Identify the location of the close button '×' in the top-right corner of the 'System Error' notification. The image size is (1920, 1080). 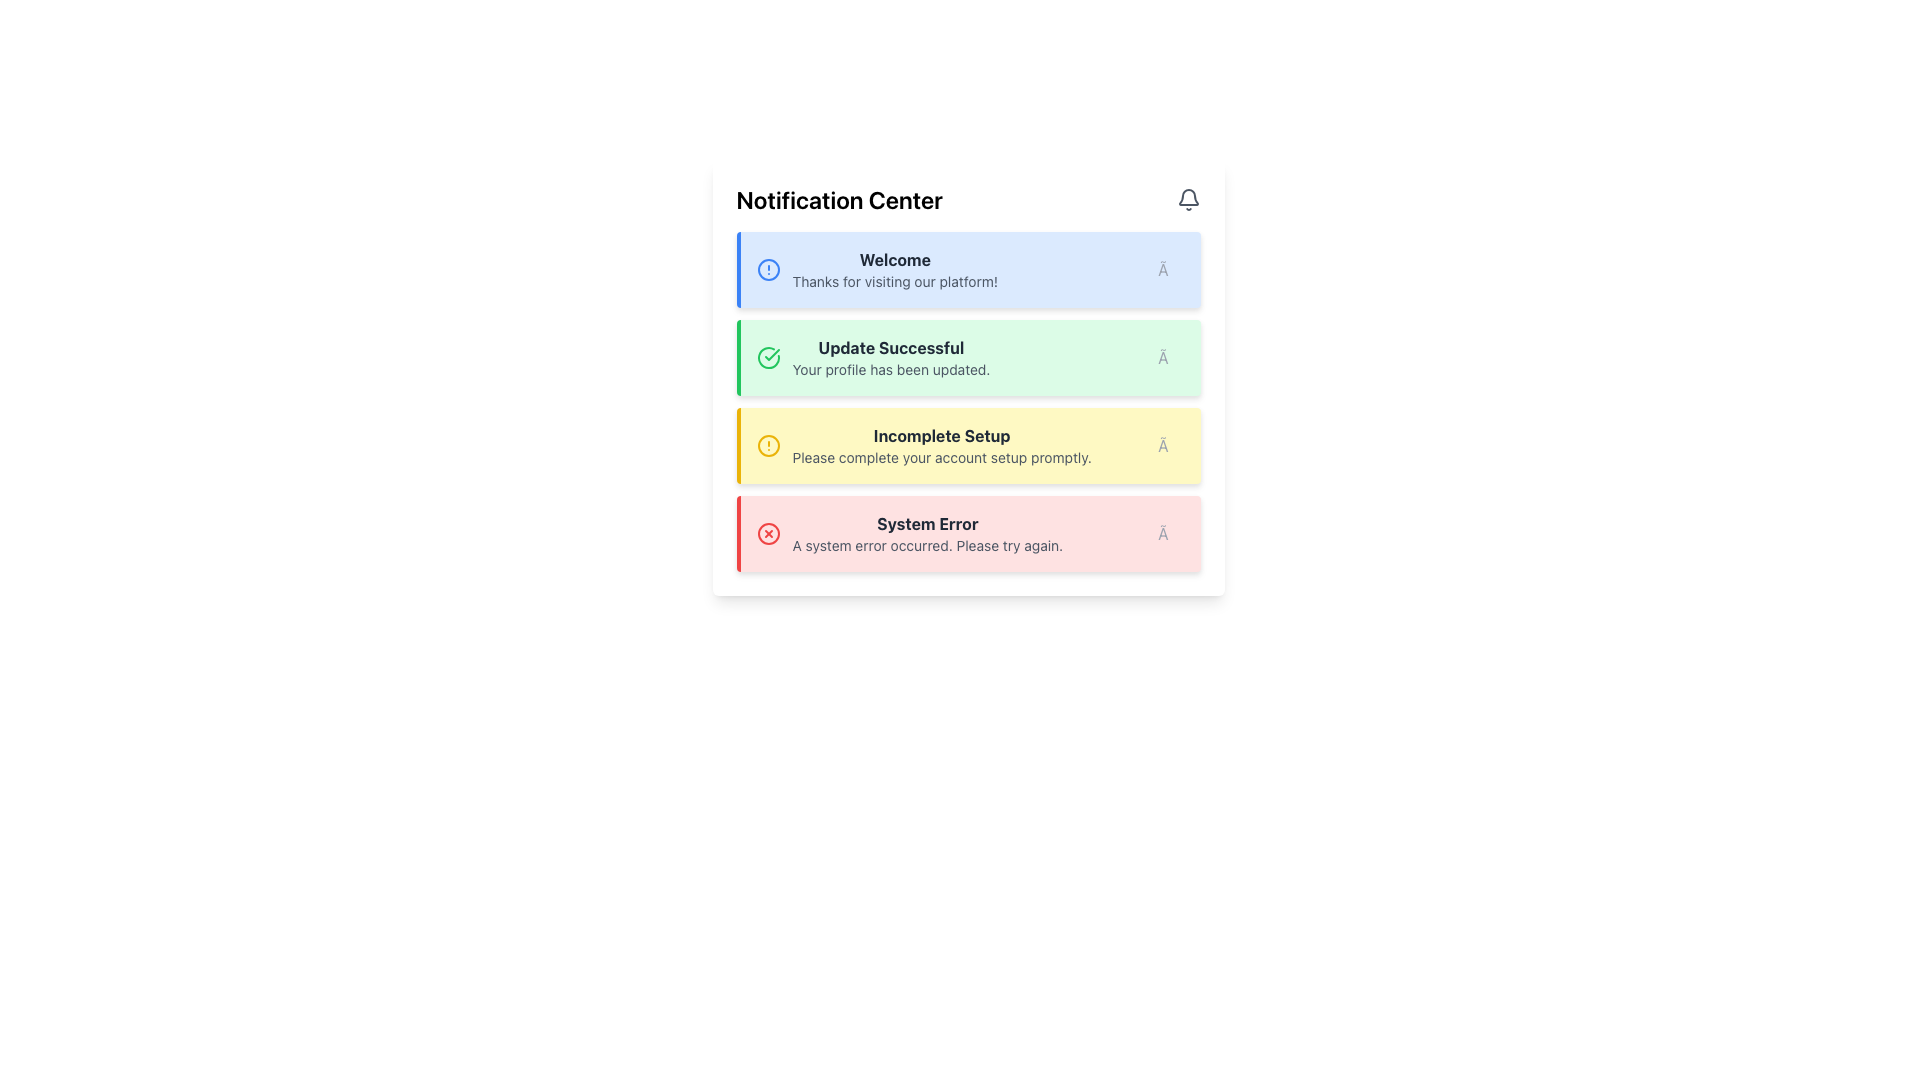
(1171, 532).